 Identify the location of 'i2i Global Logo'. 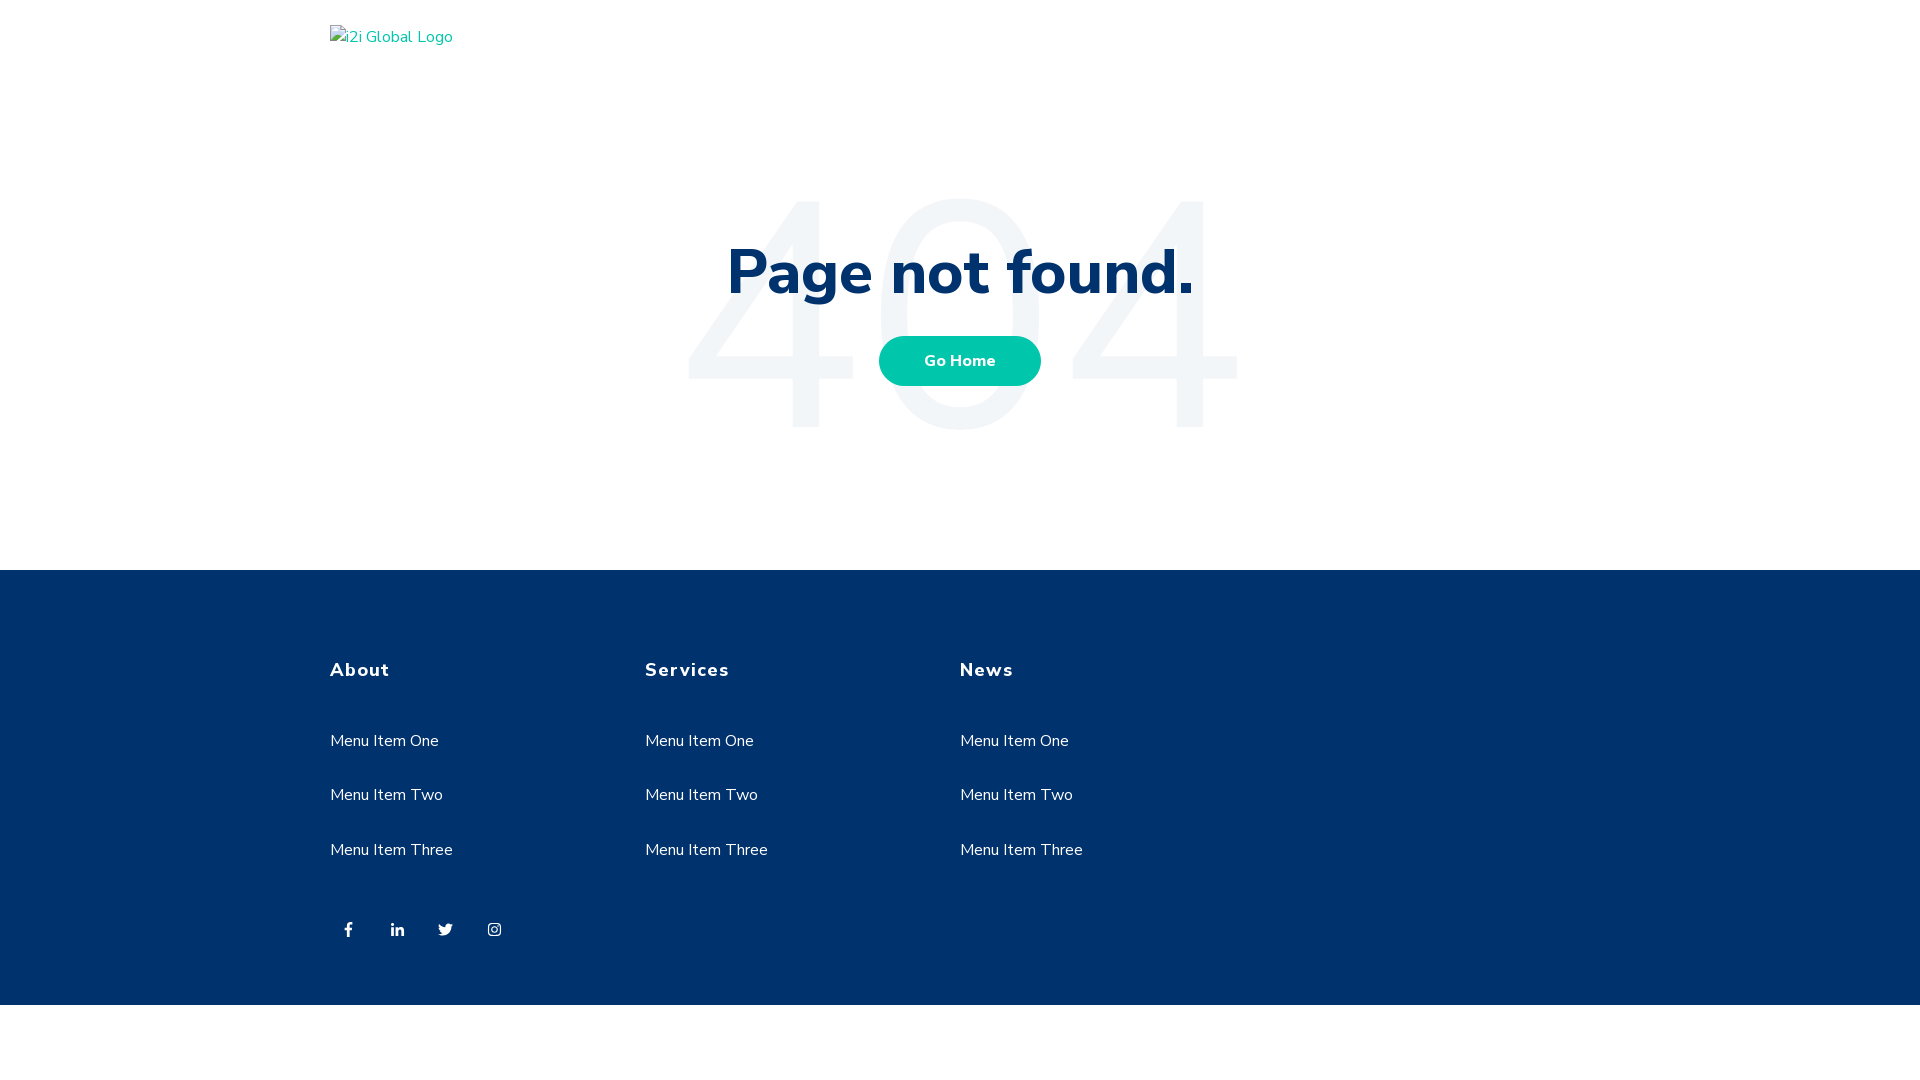
(391, 37).